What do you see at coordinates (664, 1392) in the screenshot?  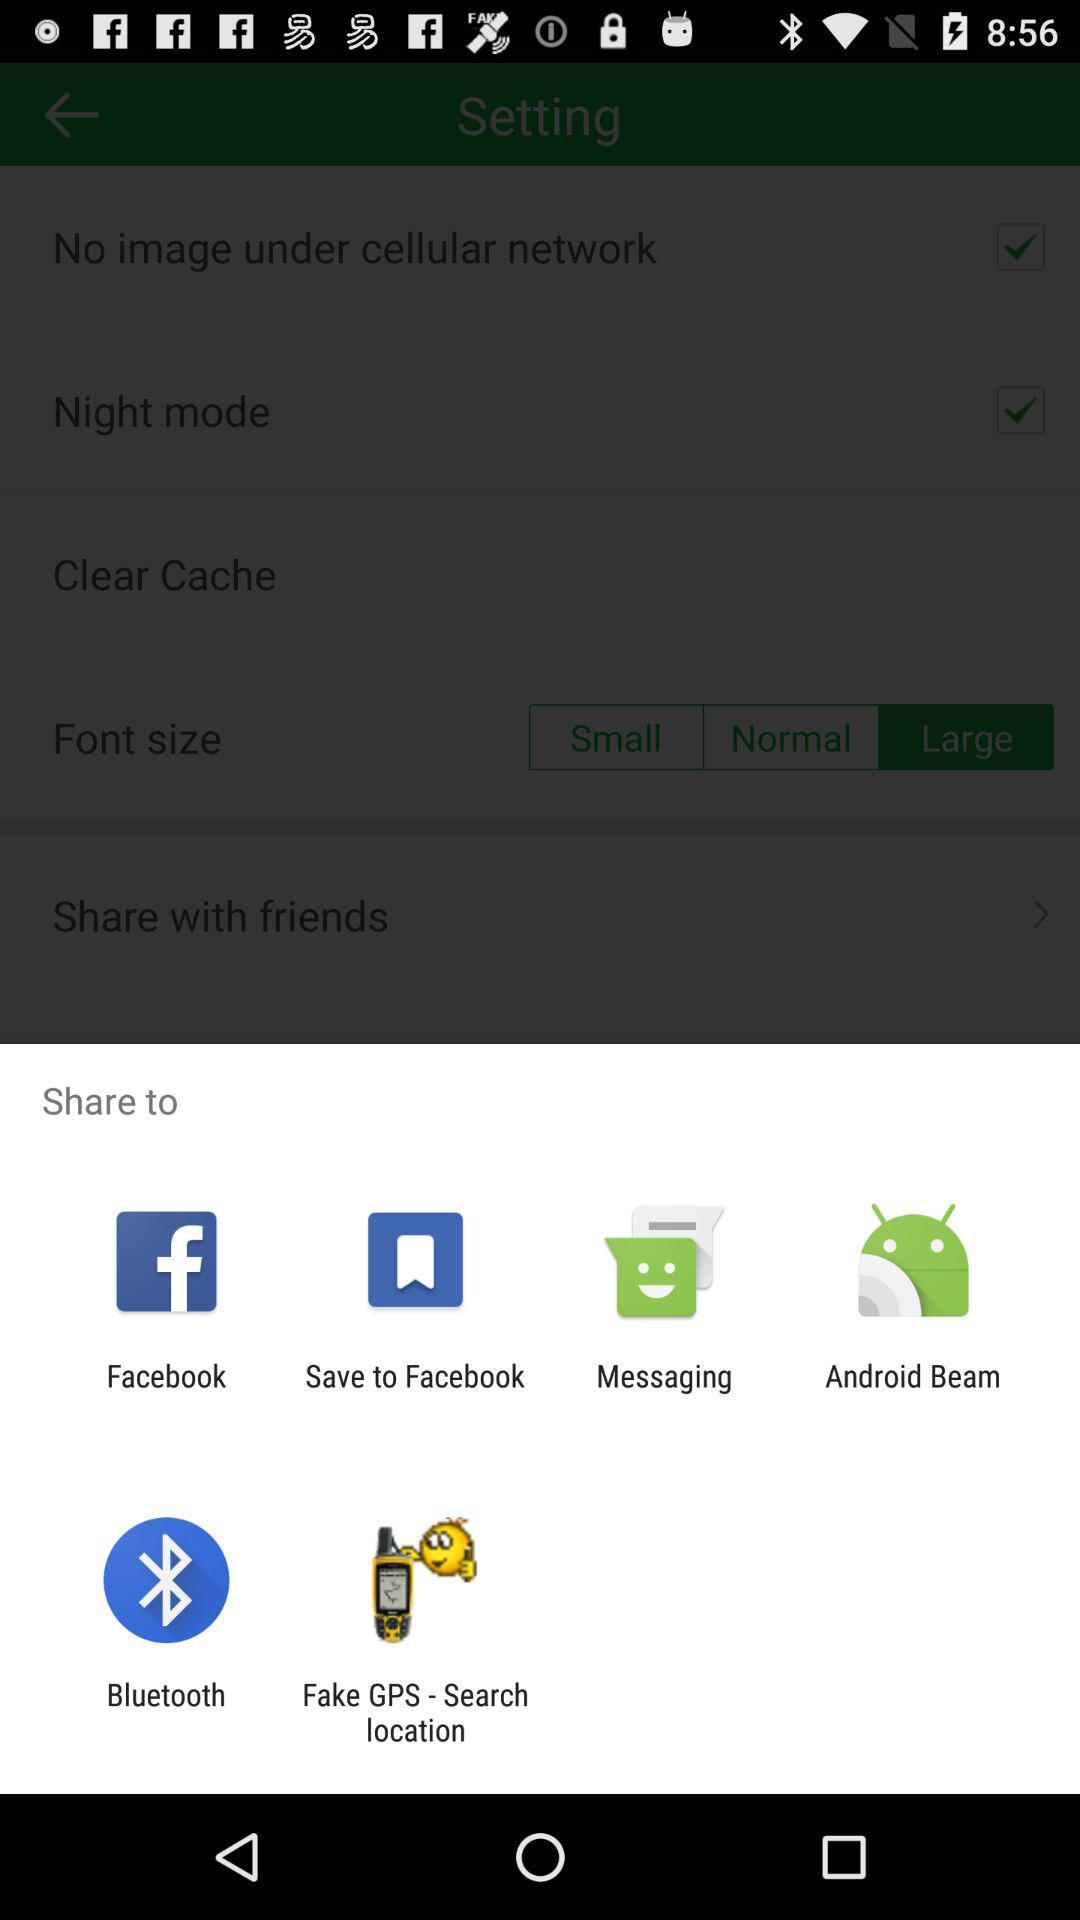 I see `app to the left of the android beam app` at bounding box center [664, 1392].